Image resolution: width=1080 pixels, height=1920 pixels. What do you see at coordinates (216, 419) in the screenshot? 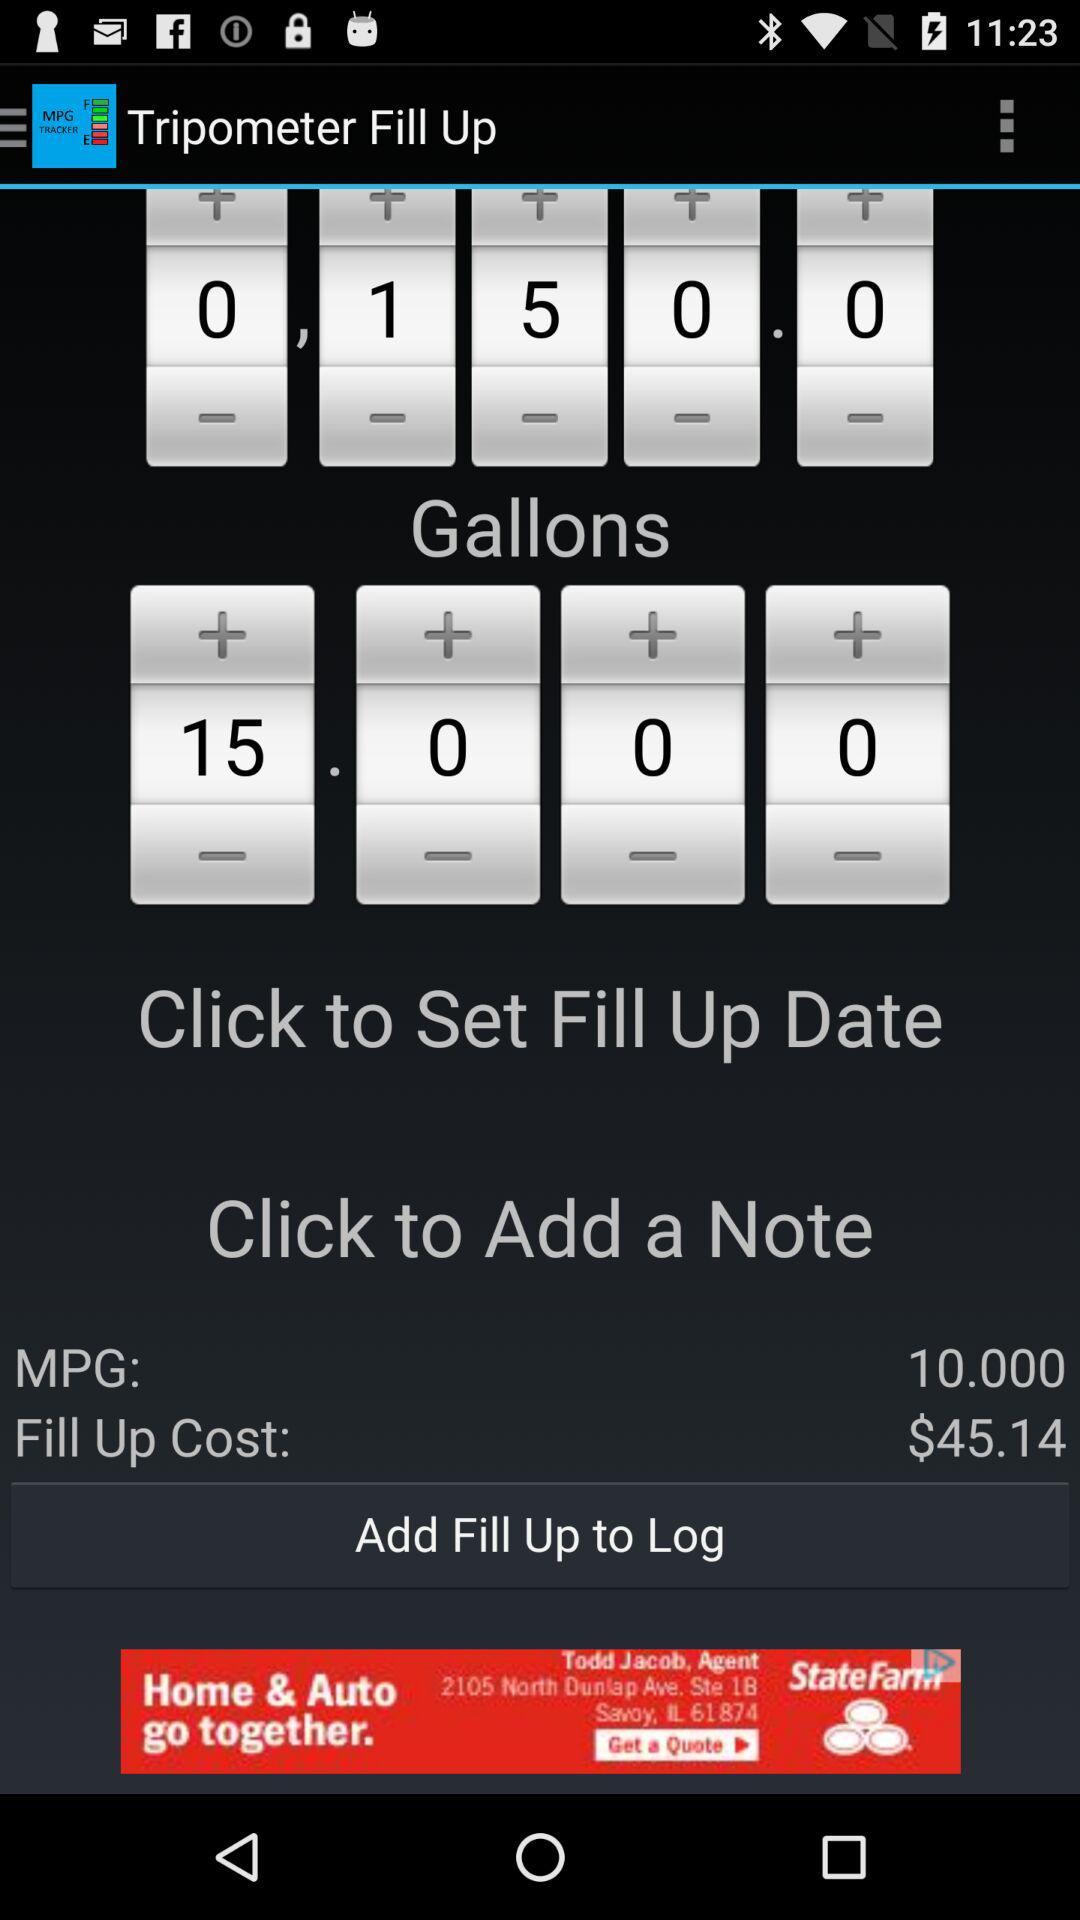
I see `reduce value option` at bounding box center [216, 419].